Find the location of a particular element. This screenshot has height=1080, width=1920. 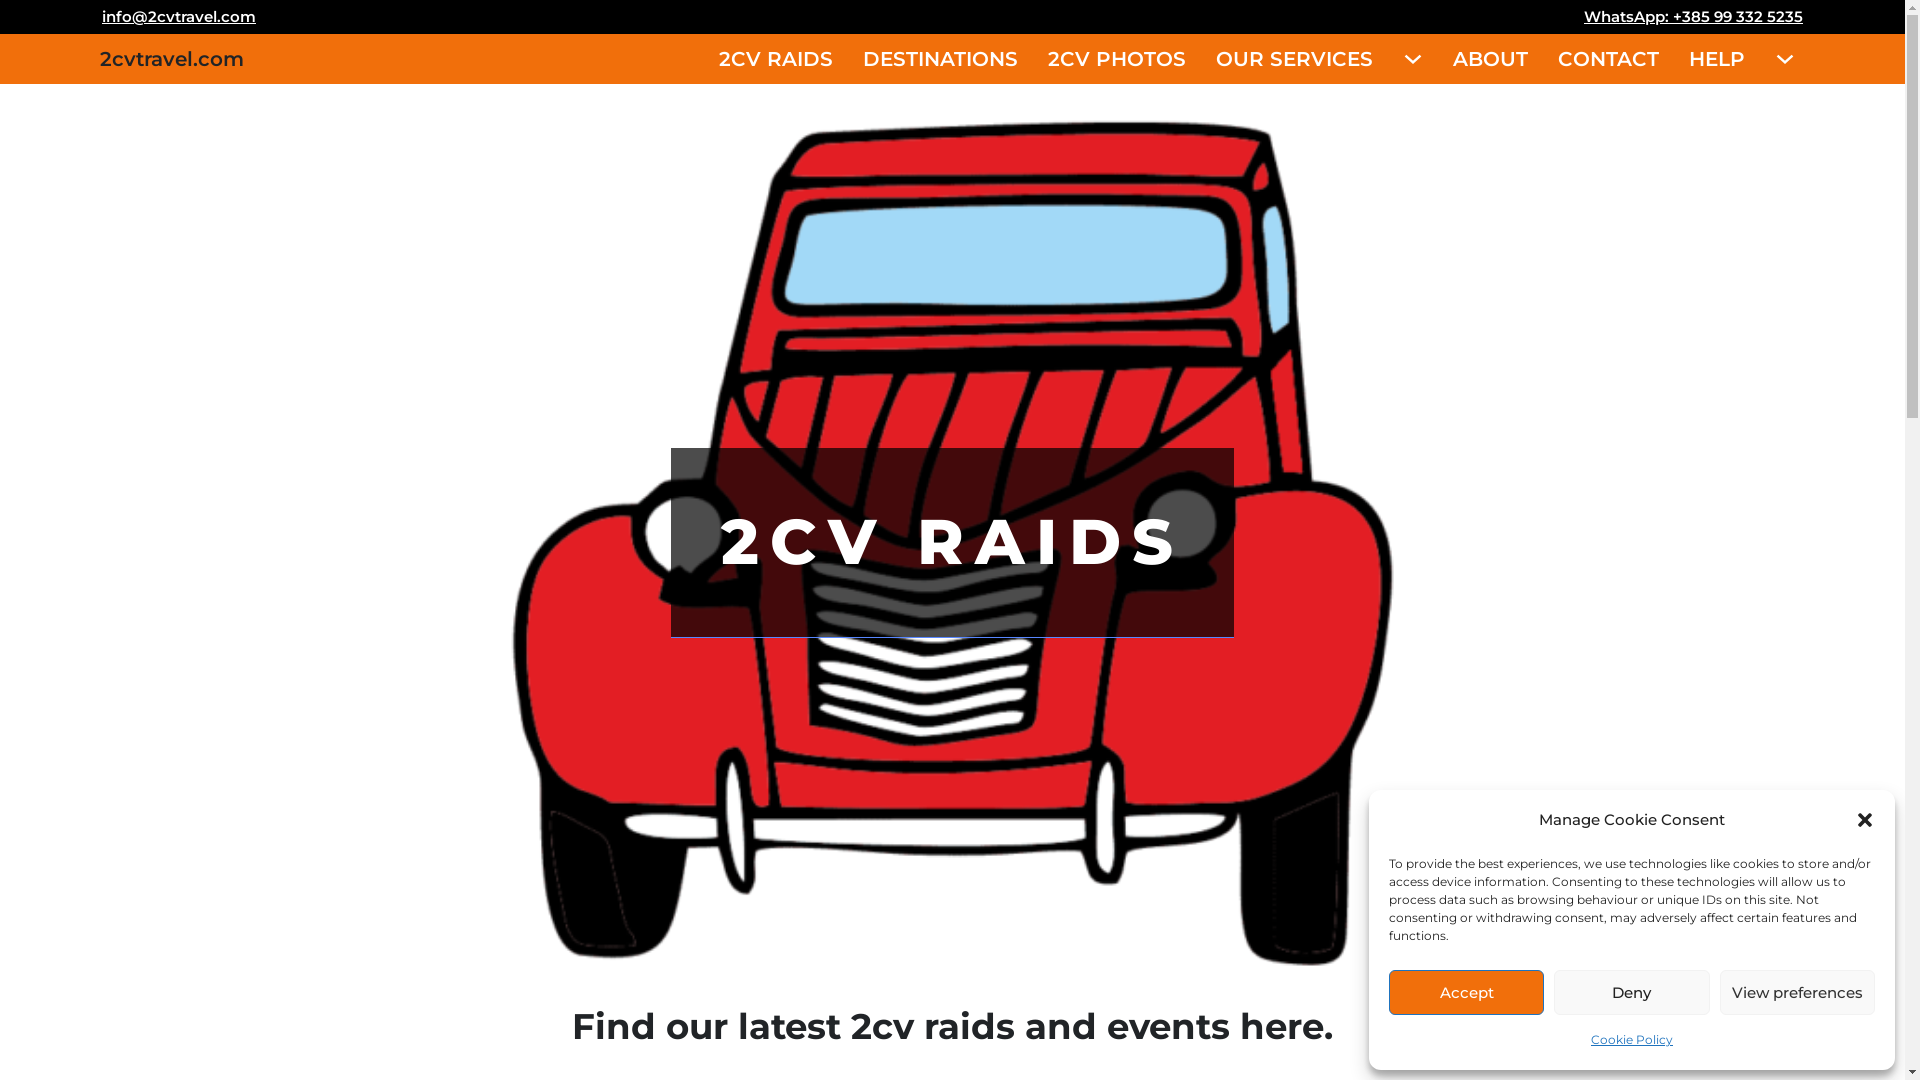

'DESTINATIONS' is located at coordinates (939, 57).